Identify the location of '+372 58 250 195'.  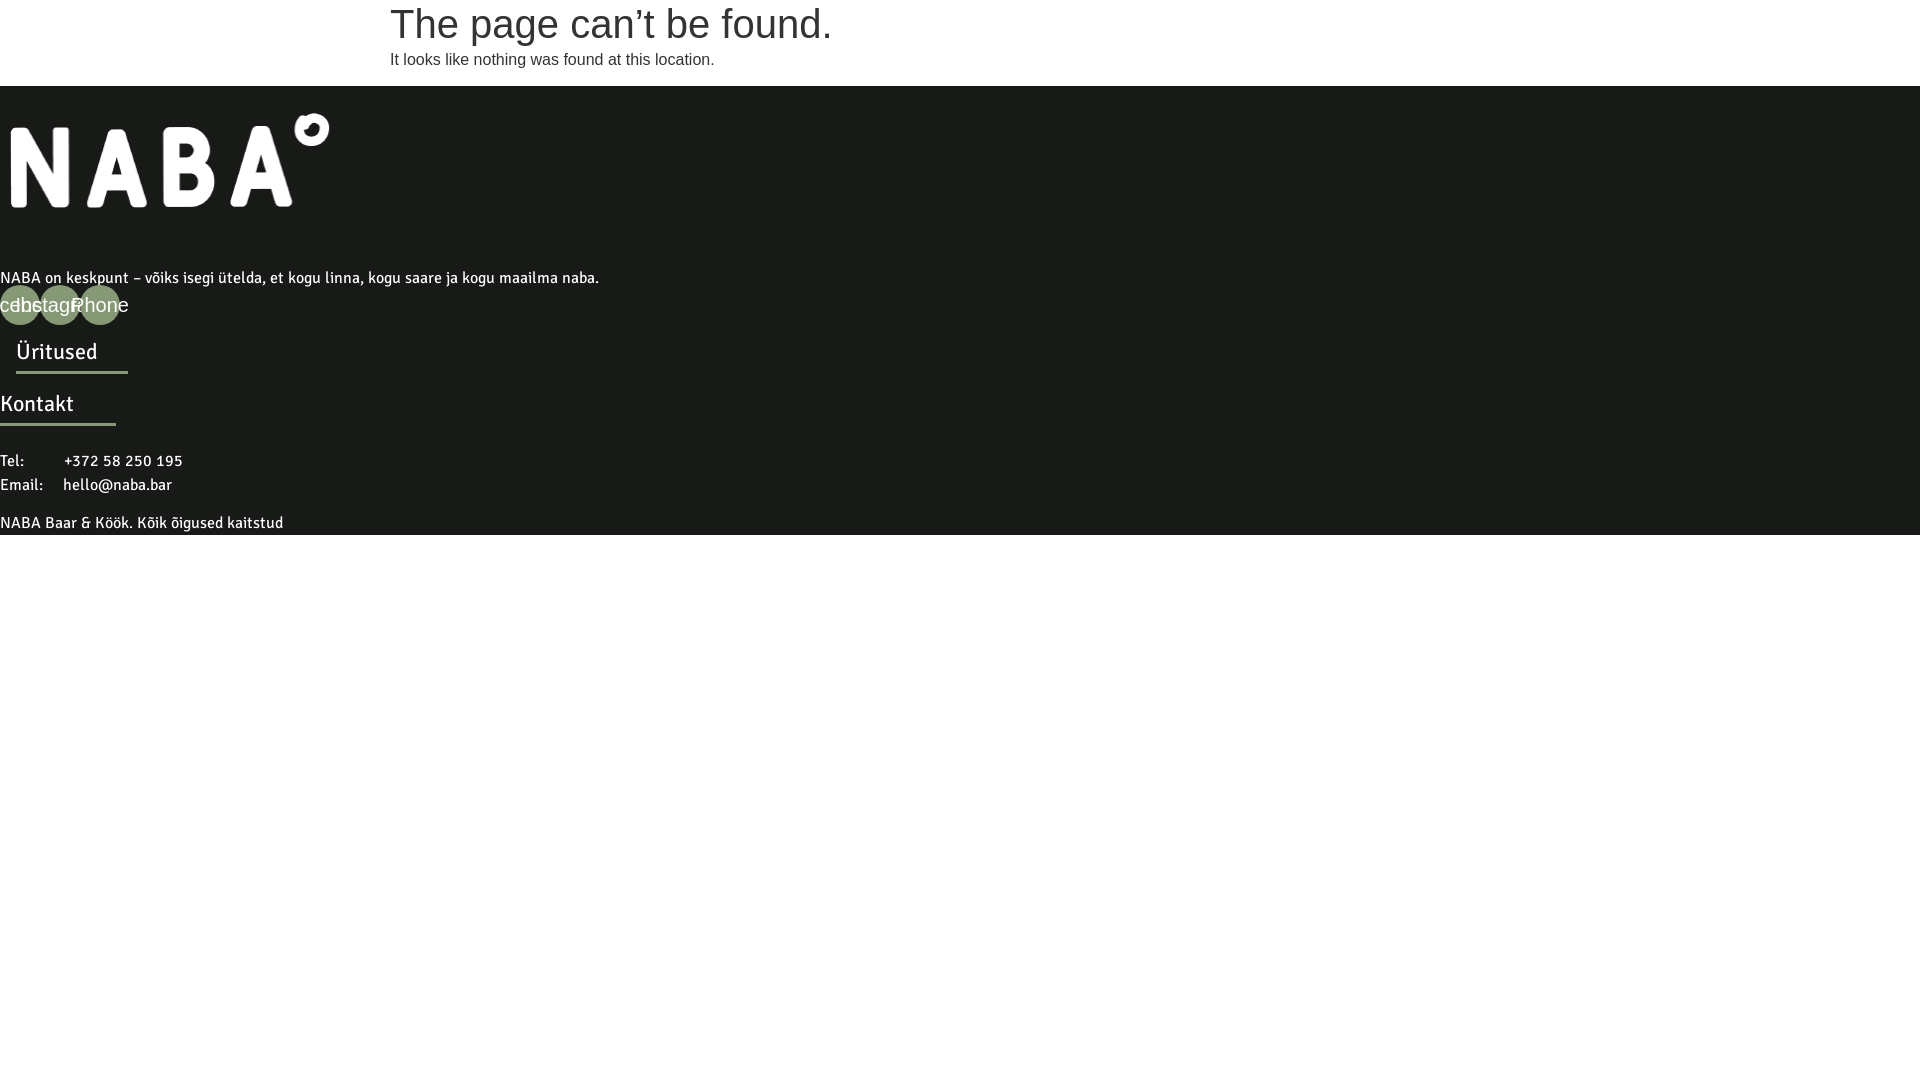
(122, 461).